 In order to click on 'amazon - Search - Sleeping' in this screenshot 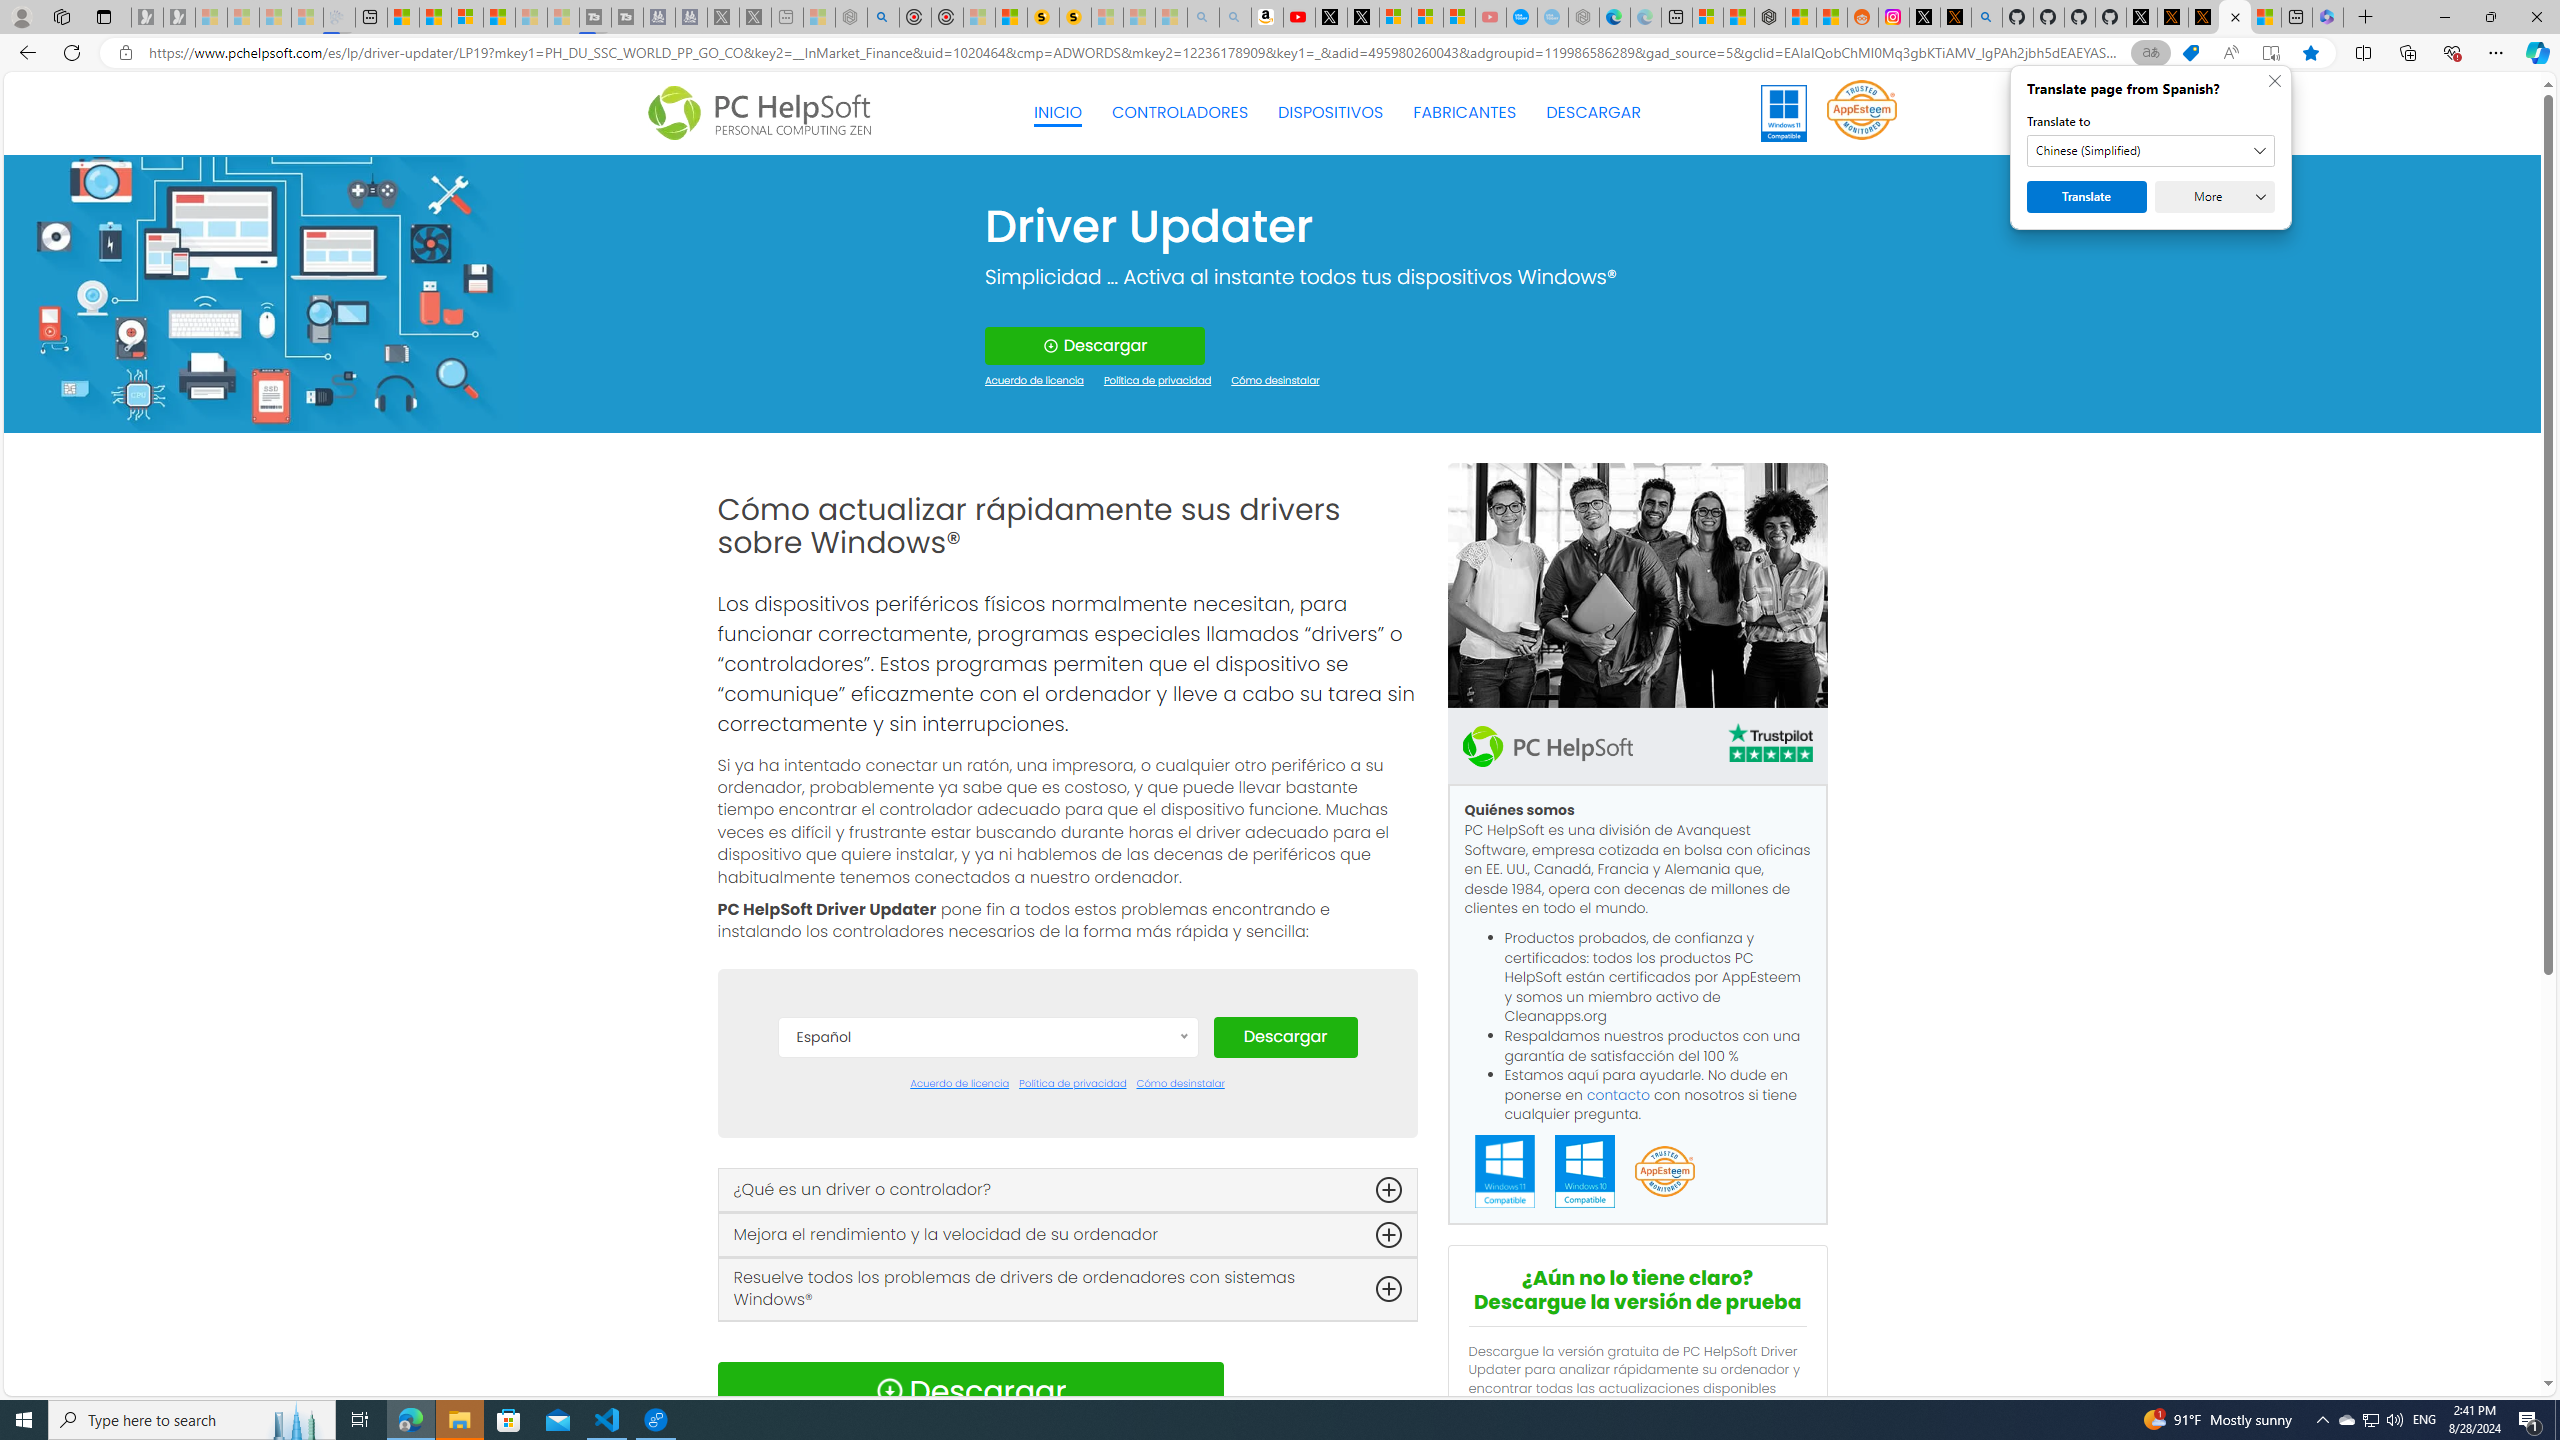, I will do `click(1203, 16)`.